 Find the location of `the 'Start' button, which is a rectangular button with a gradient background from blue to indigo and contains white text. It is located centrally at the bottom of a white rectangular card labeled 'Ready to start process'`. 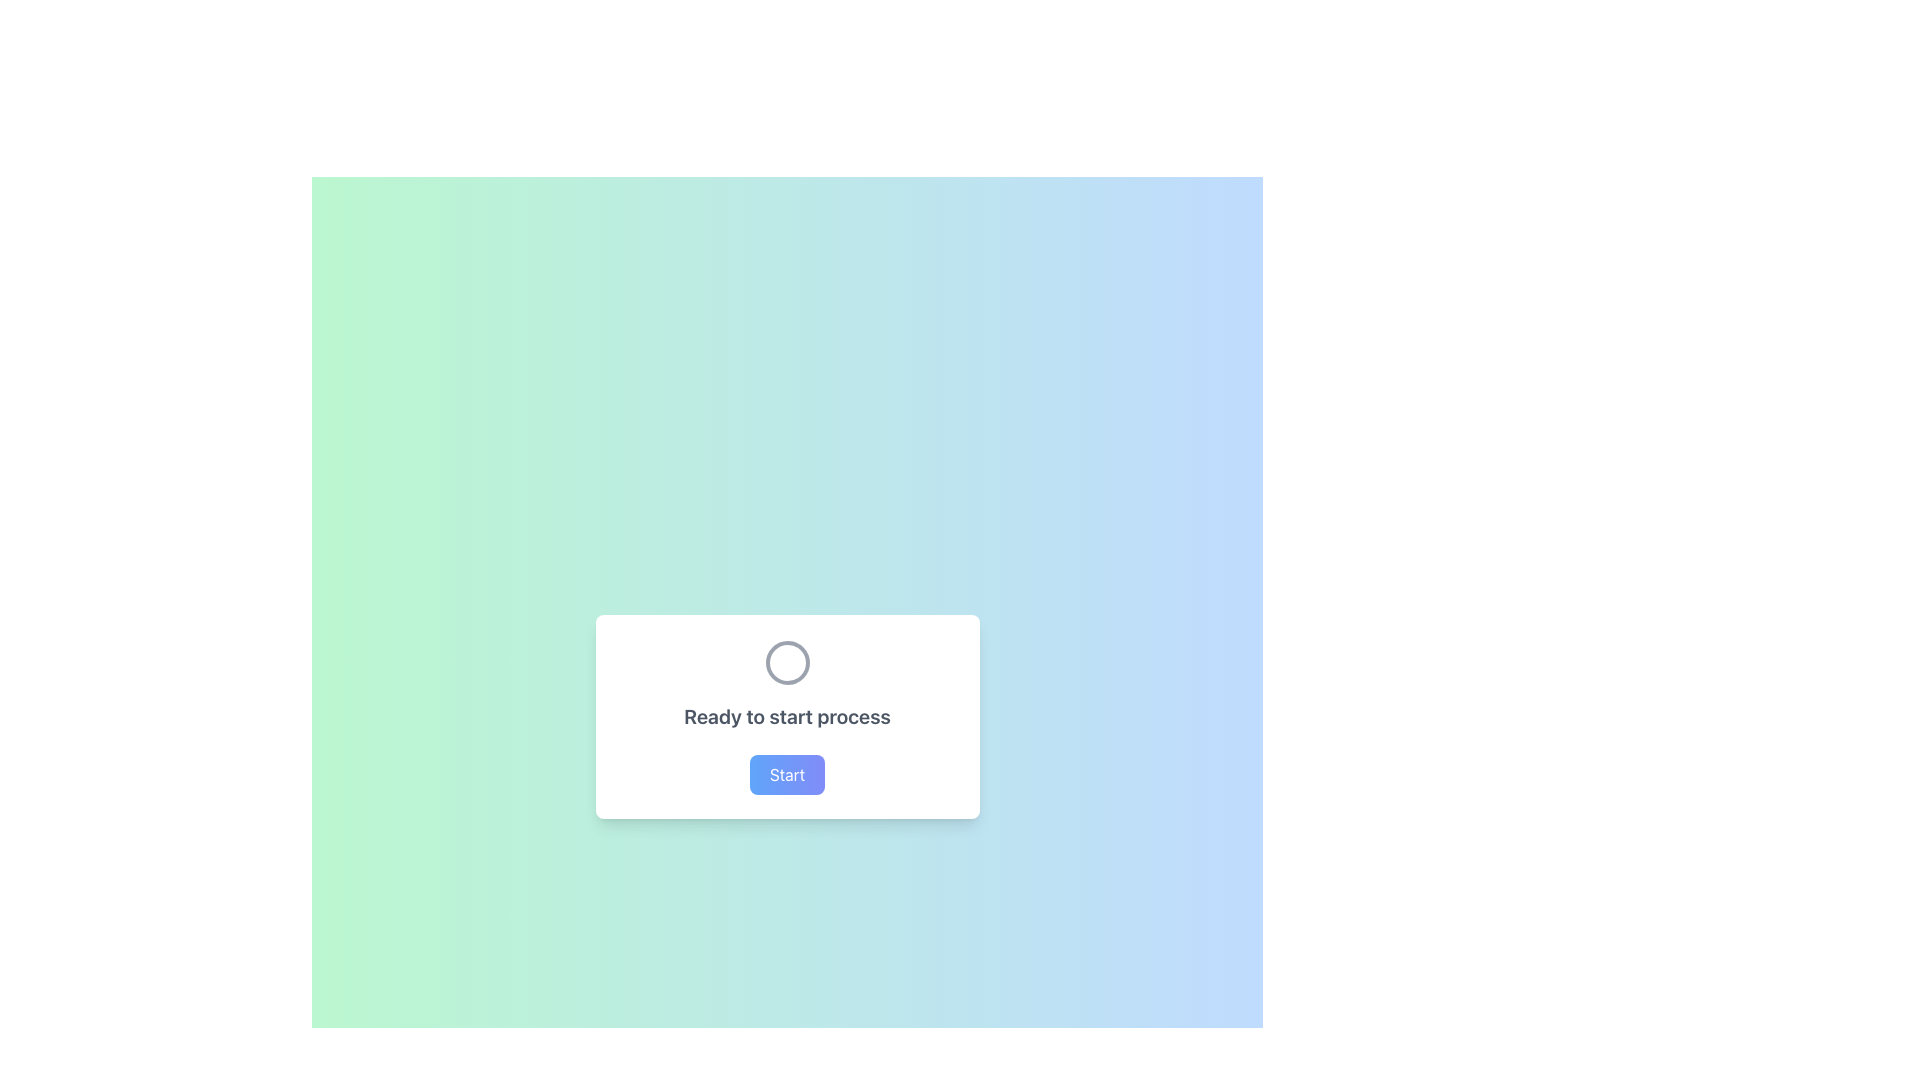

the 'Start' button, which is a rectangular button with a gradient background from blue to indigo and contains white text. It is located centrally at the bottom of a white rectangular card labeled 'Ready to start process' is located at coordinates (786, 774).